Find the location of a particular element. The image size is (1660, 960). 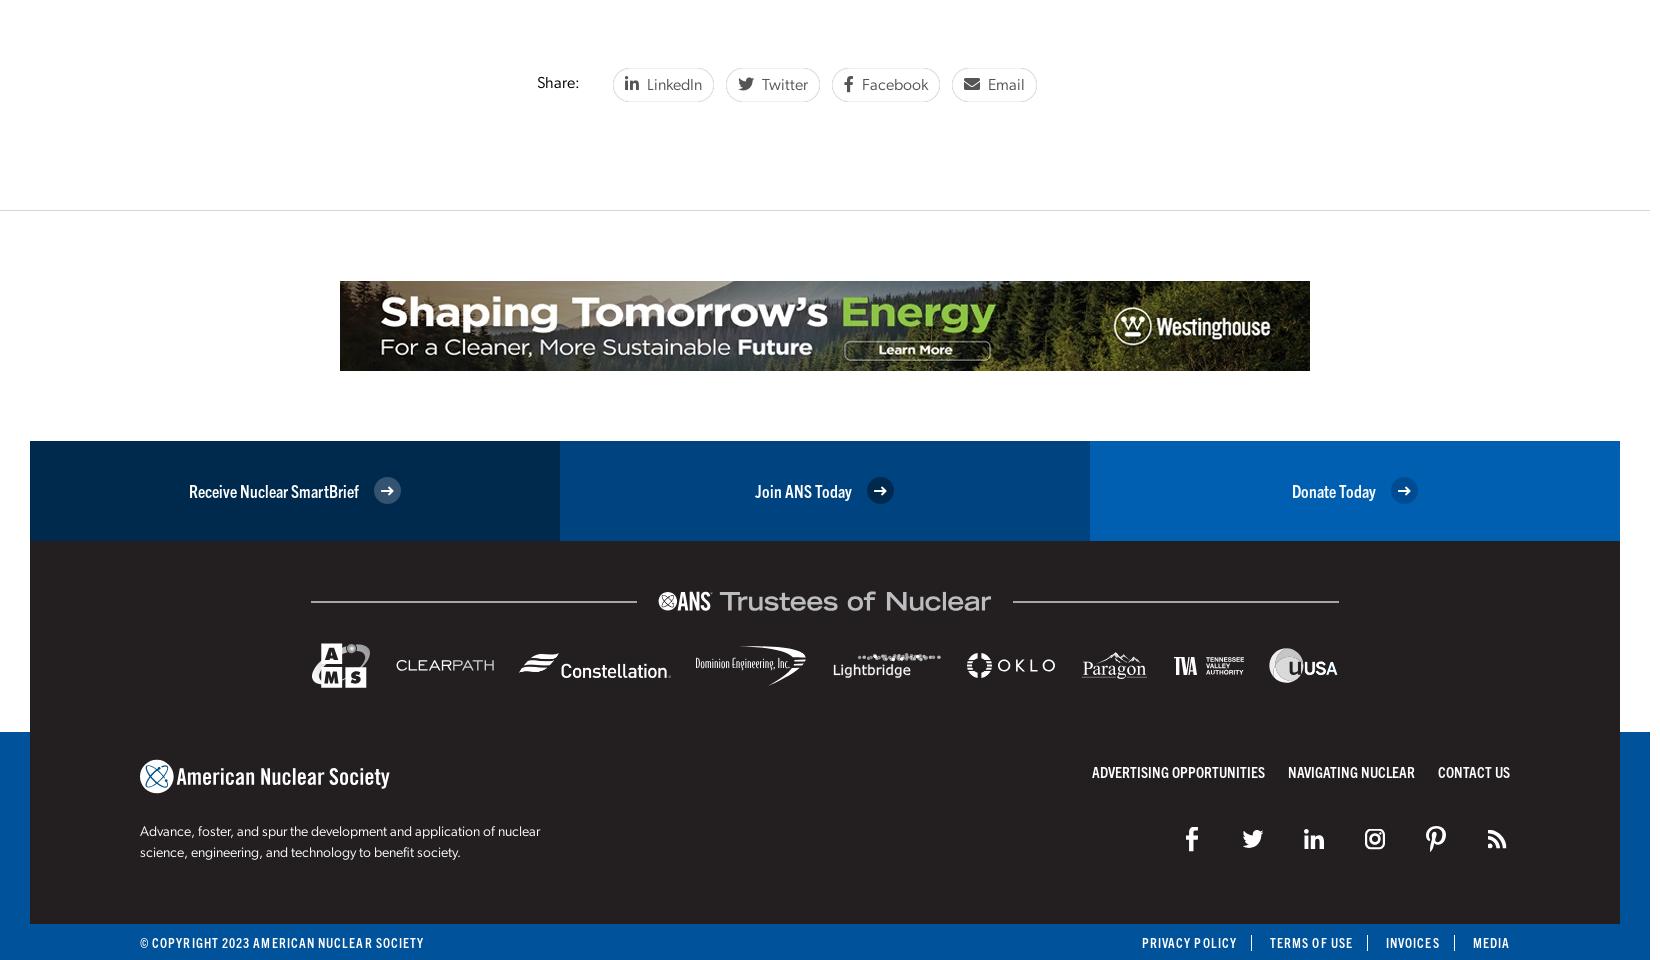

'Invoices' is located at coordinates (1411, 942).